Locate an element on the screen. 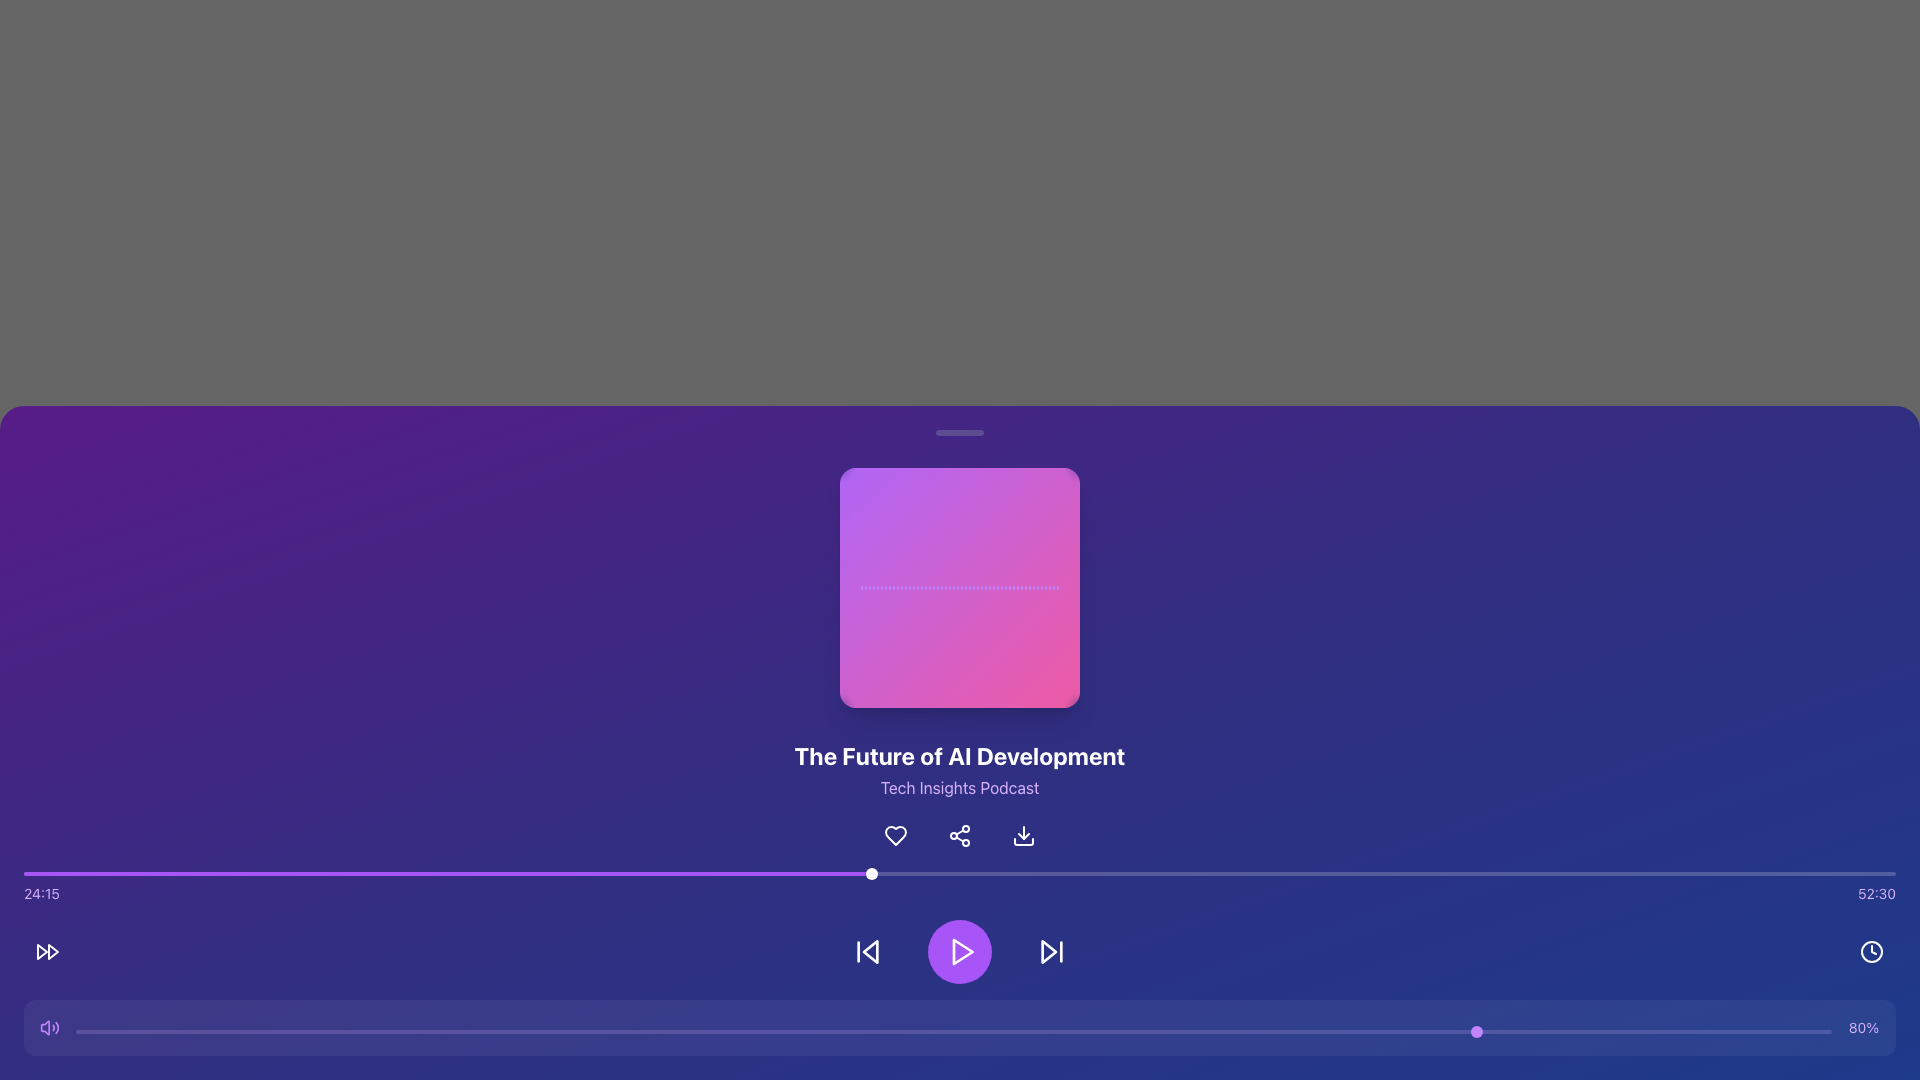  the forward-skip icon button, which is the third button from the left in the control buttons layout is located at coordinates (1050, 951).